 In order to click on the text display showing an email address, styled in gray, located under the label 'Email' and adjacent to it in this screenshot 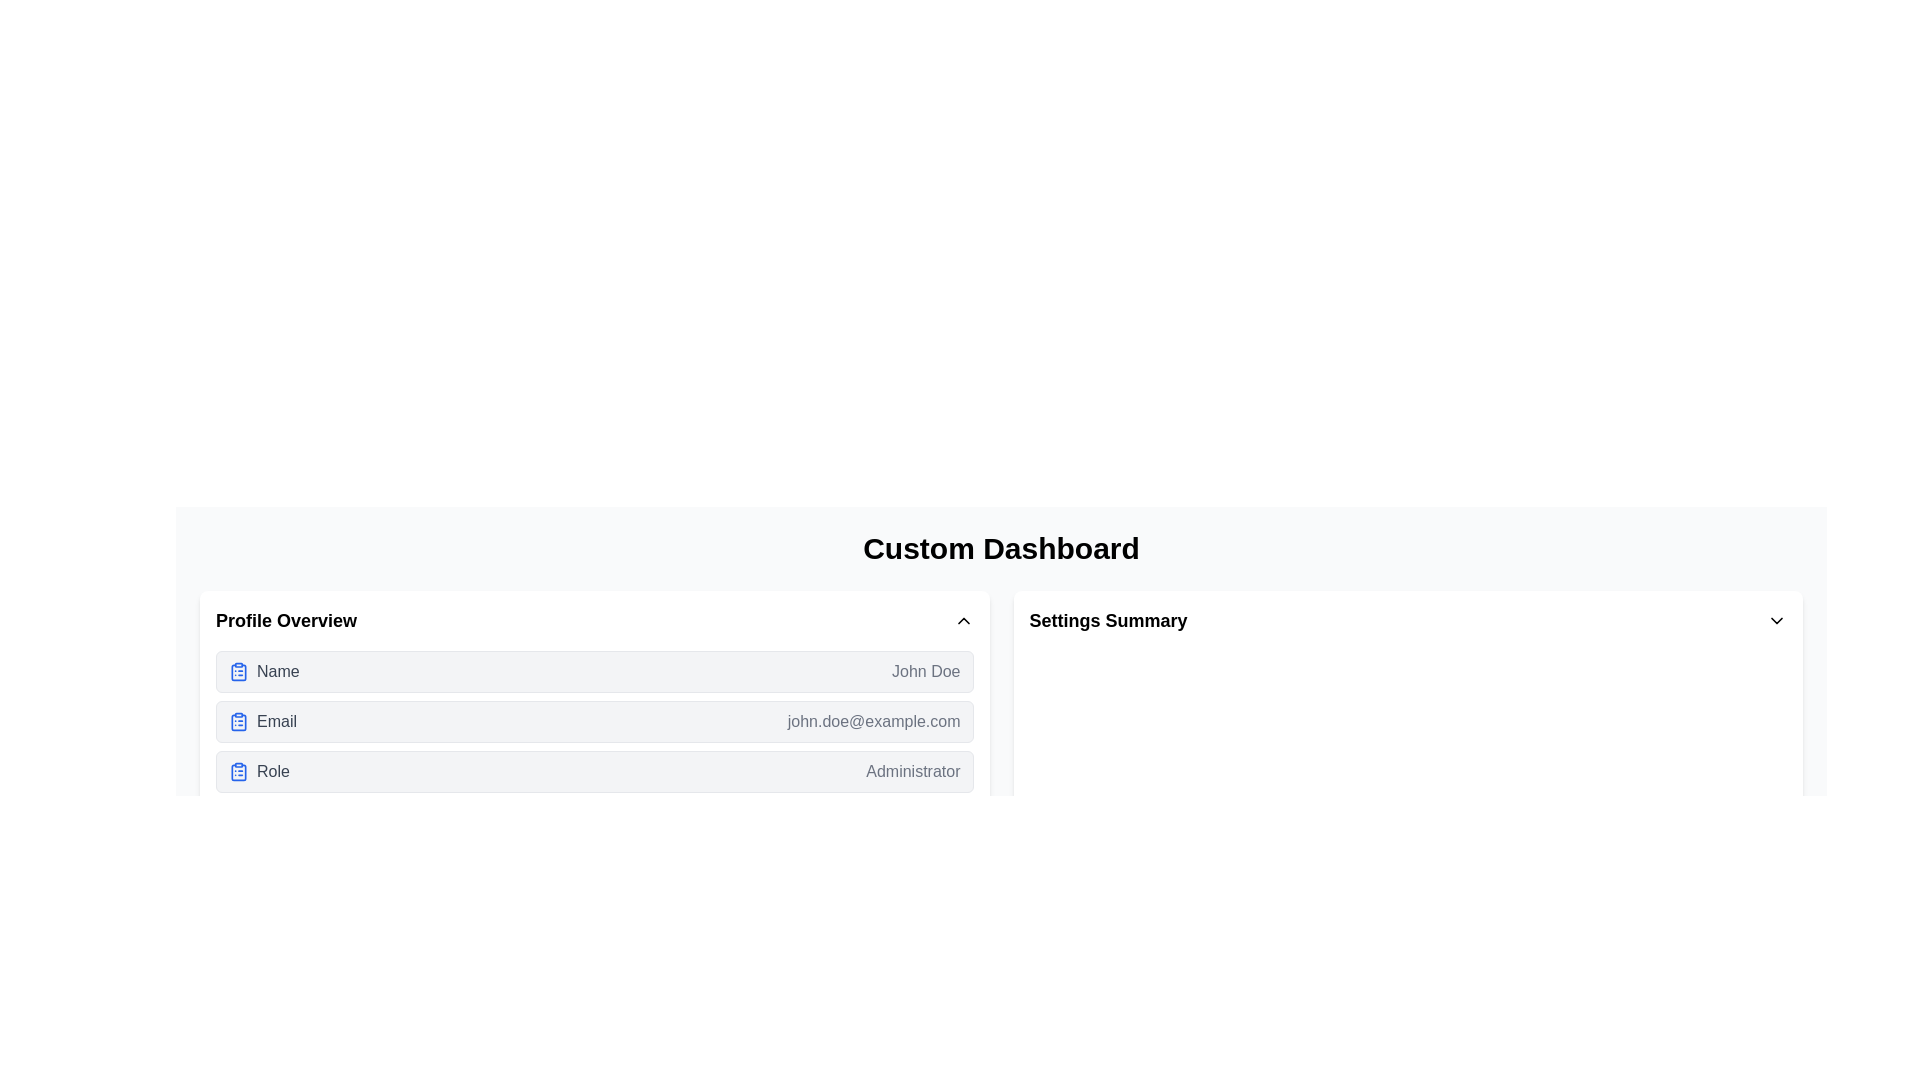, I will do `click(874, 721)`.